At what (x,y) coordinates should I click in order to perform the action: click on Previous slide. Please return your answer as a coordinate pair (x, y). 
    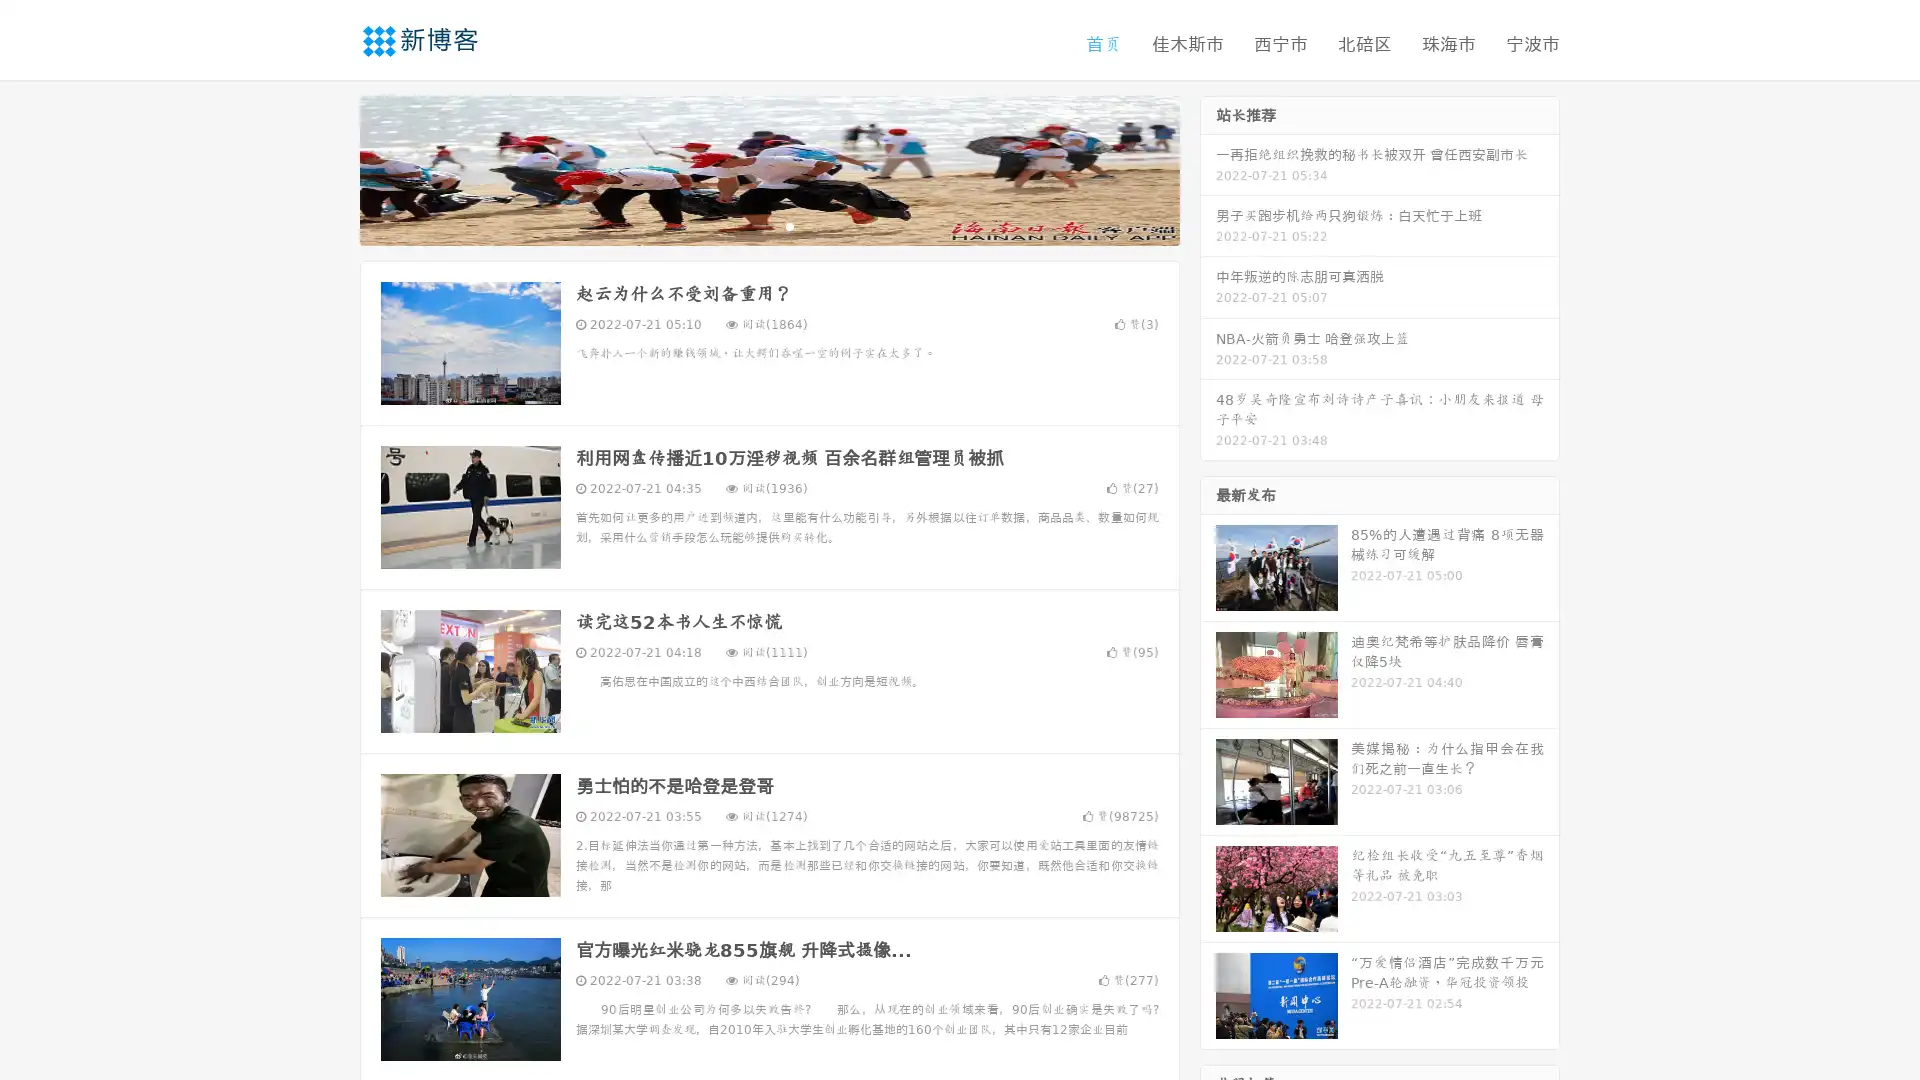
    Looking at the image, I should click on (330, 168).